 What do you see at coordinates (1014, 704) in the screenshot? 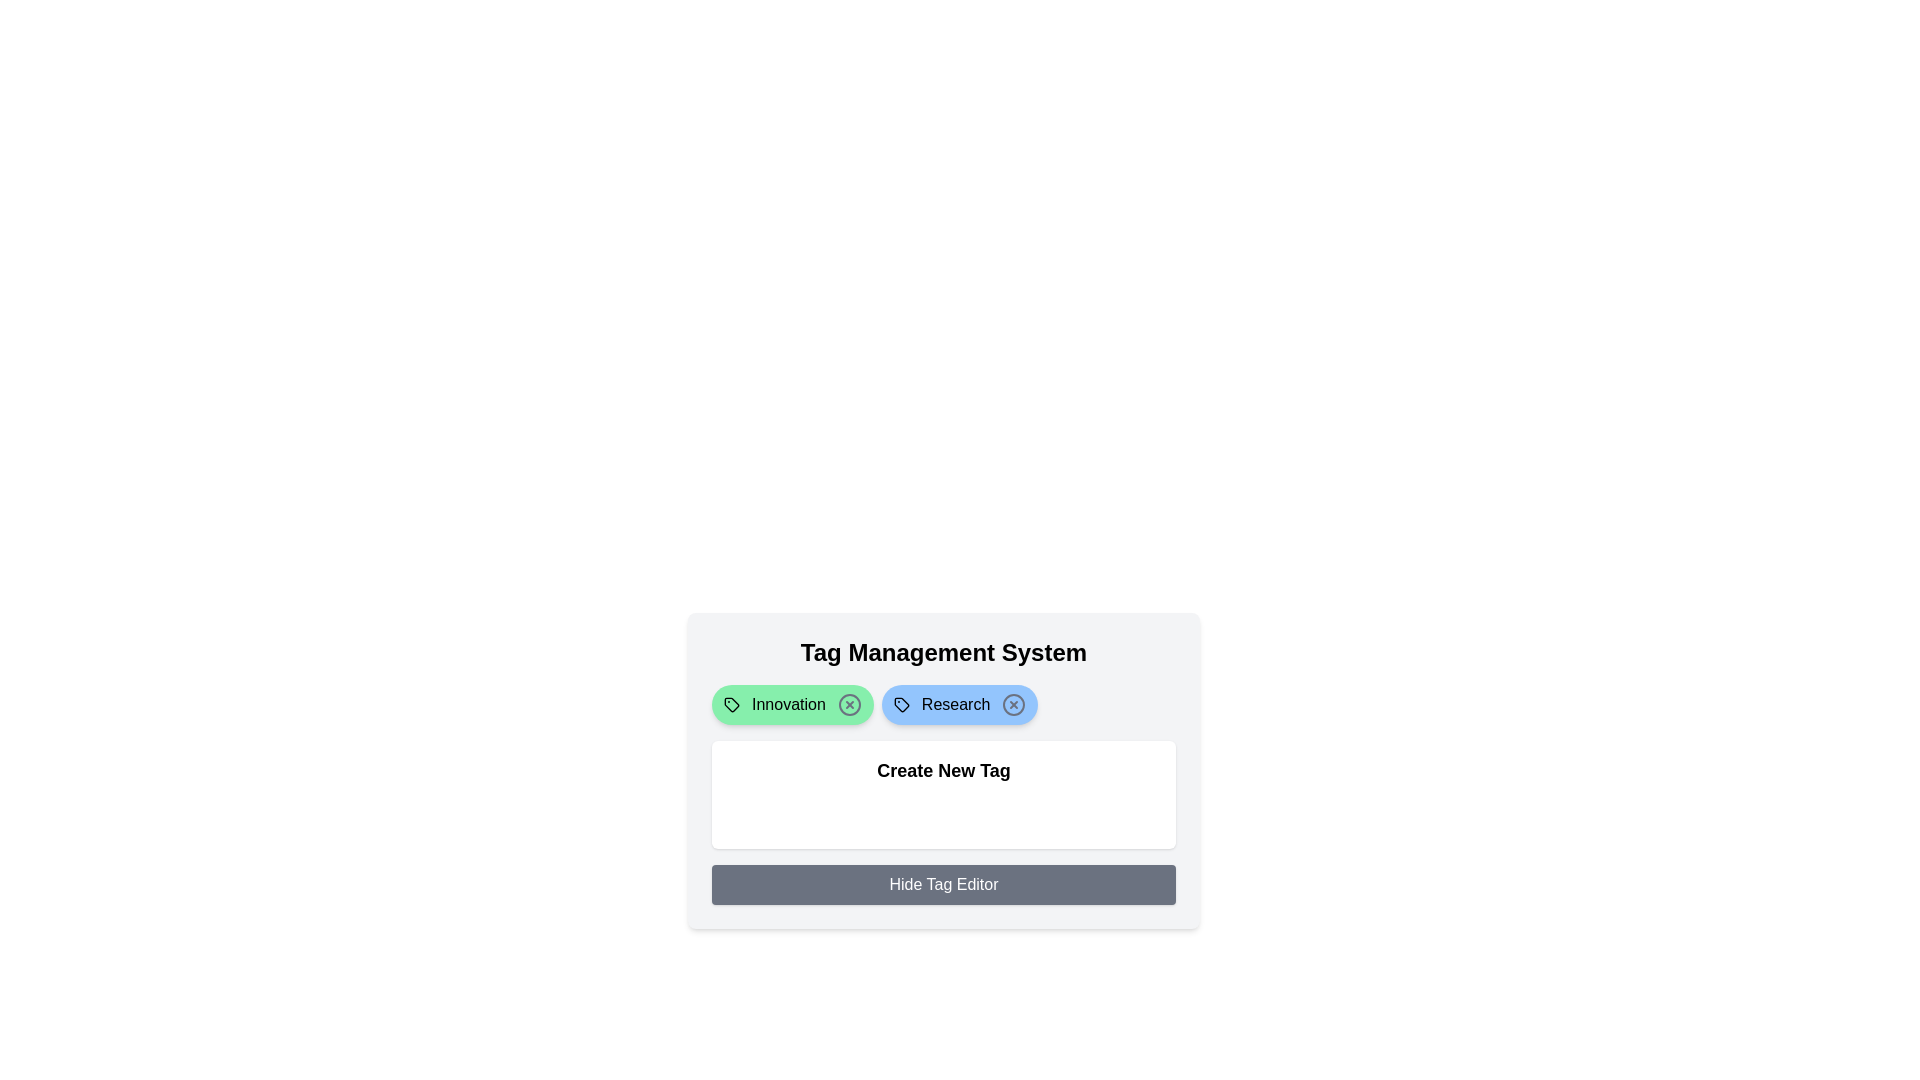
I see `close button on the tag labeled 'Research' to remove it` at bounding box center [1014, 704].